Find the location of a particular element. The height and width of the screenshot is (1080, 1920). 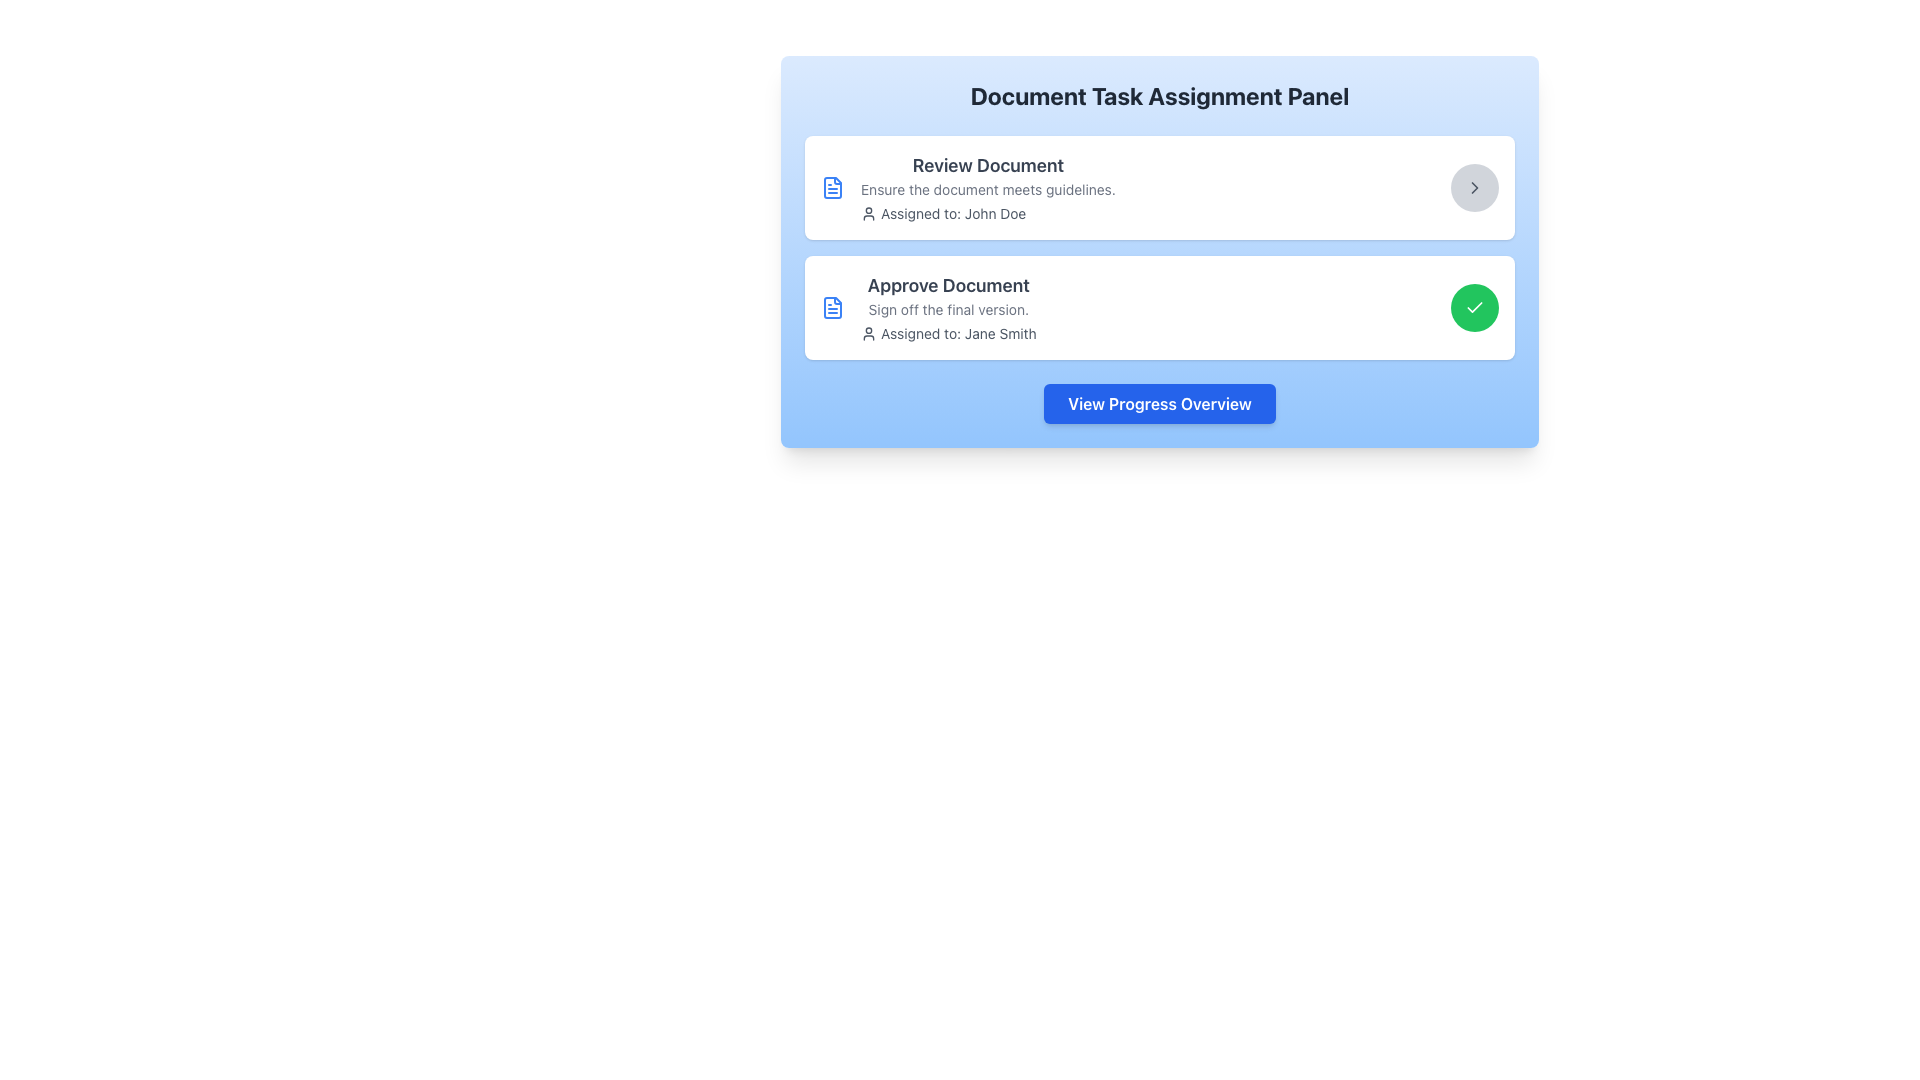

the user profile icon representing the assignee of the task, located to the left of the text 'Assigned to: John Doe' in the first task card is located at coordinates (868, 213).